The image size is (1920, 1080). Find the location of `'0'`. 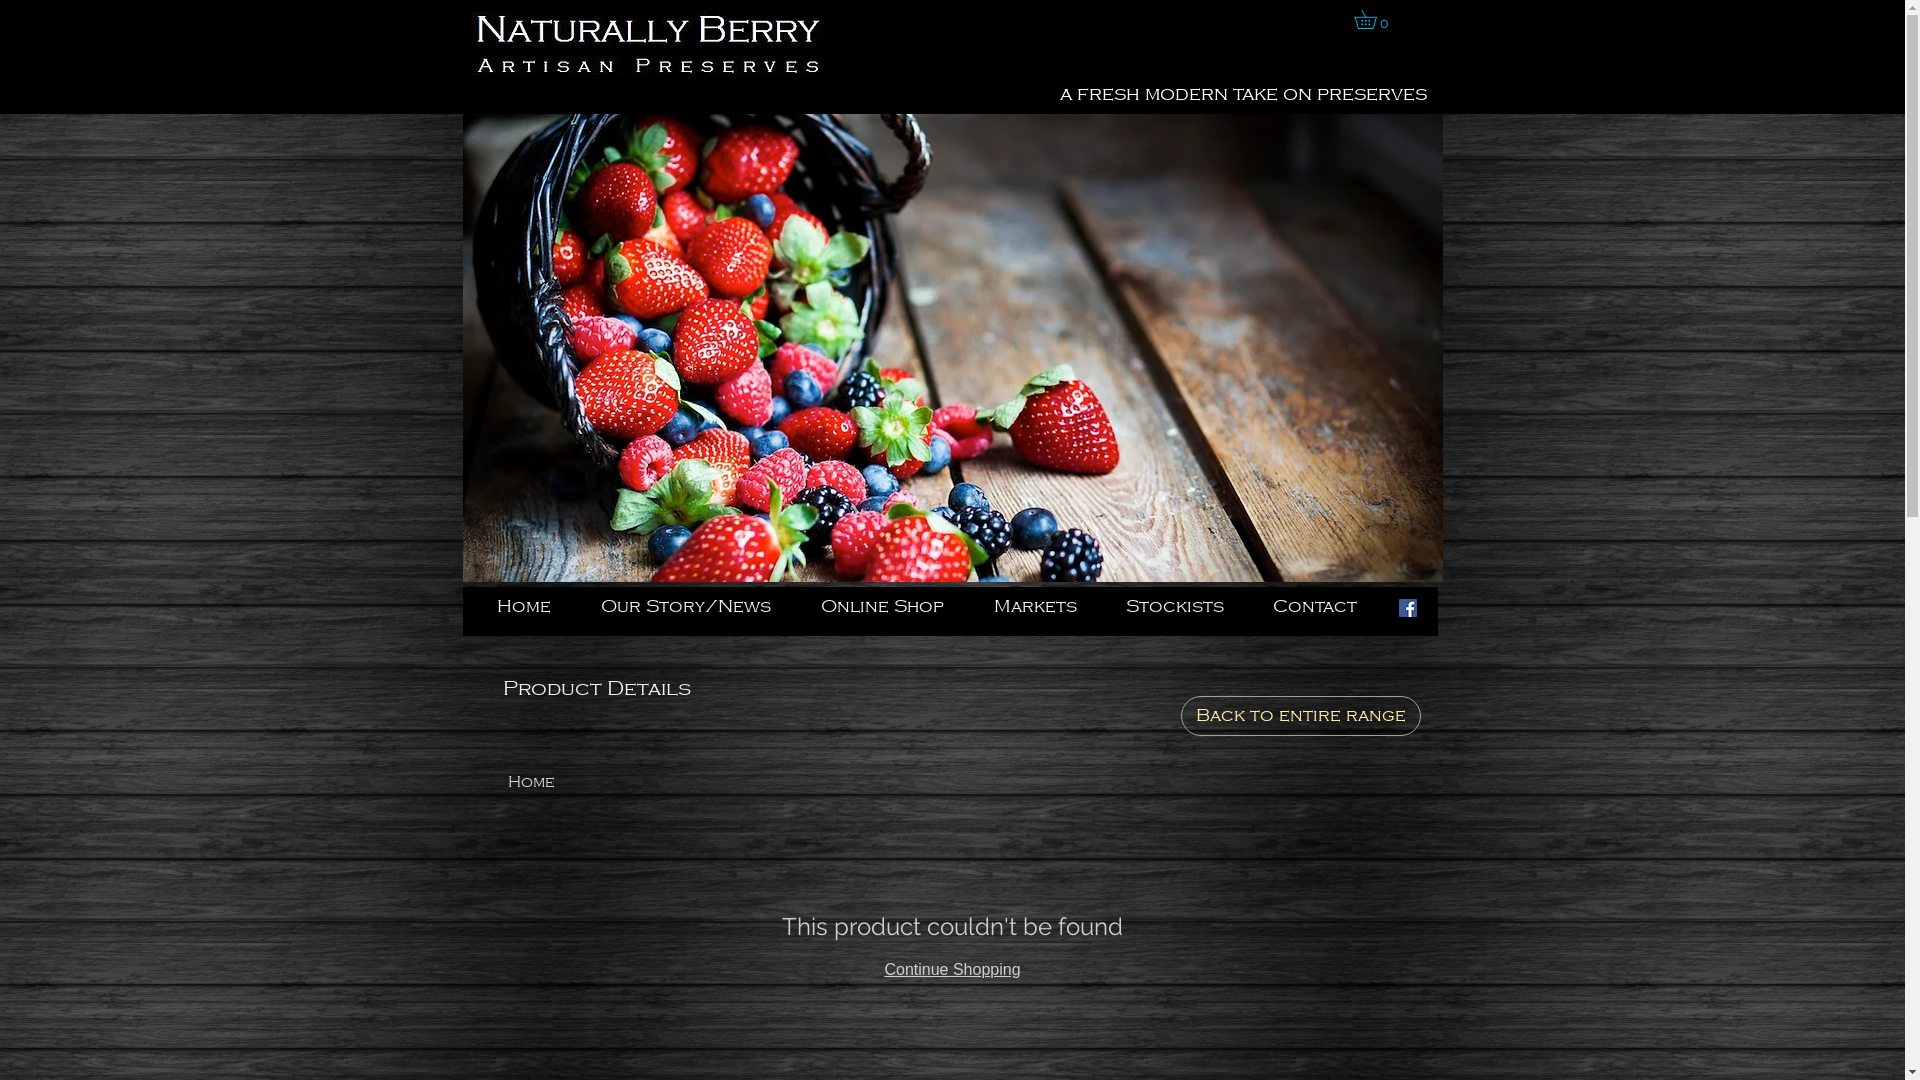

'0' is located at coordinates (1373, 19).